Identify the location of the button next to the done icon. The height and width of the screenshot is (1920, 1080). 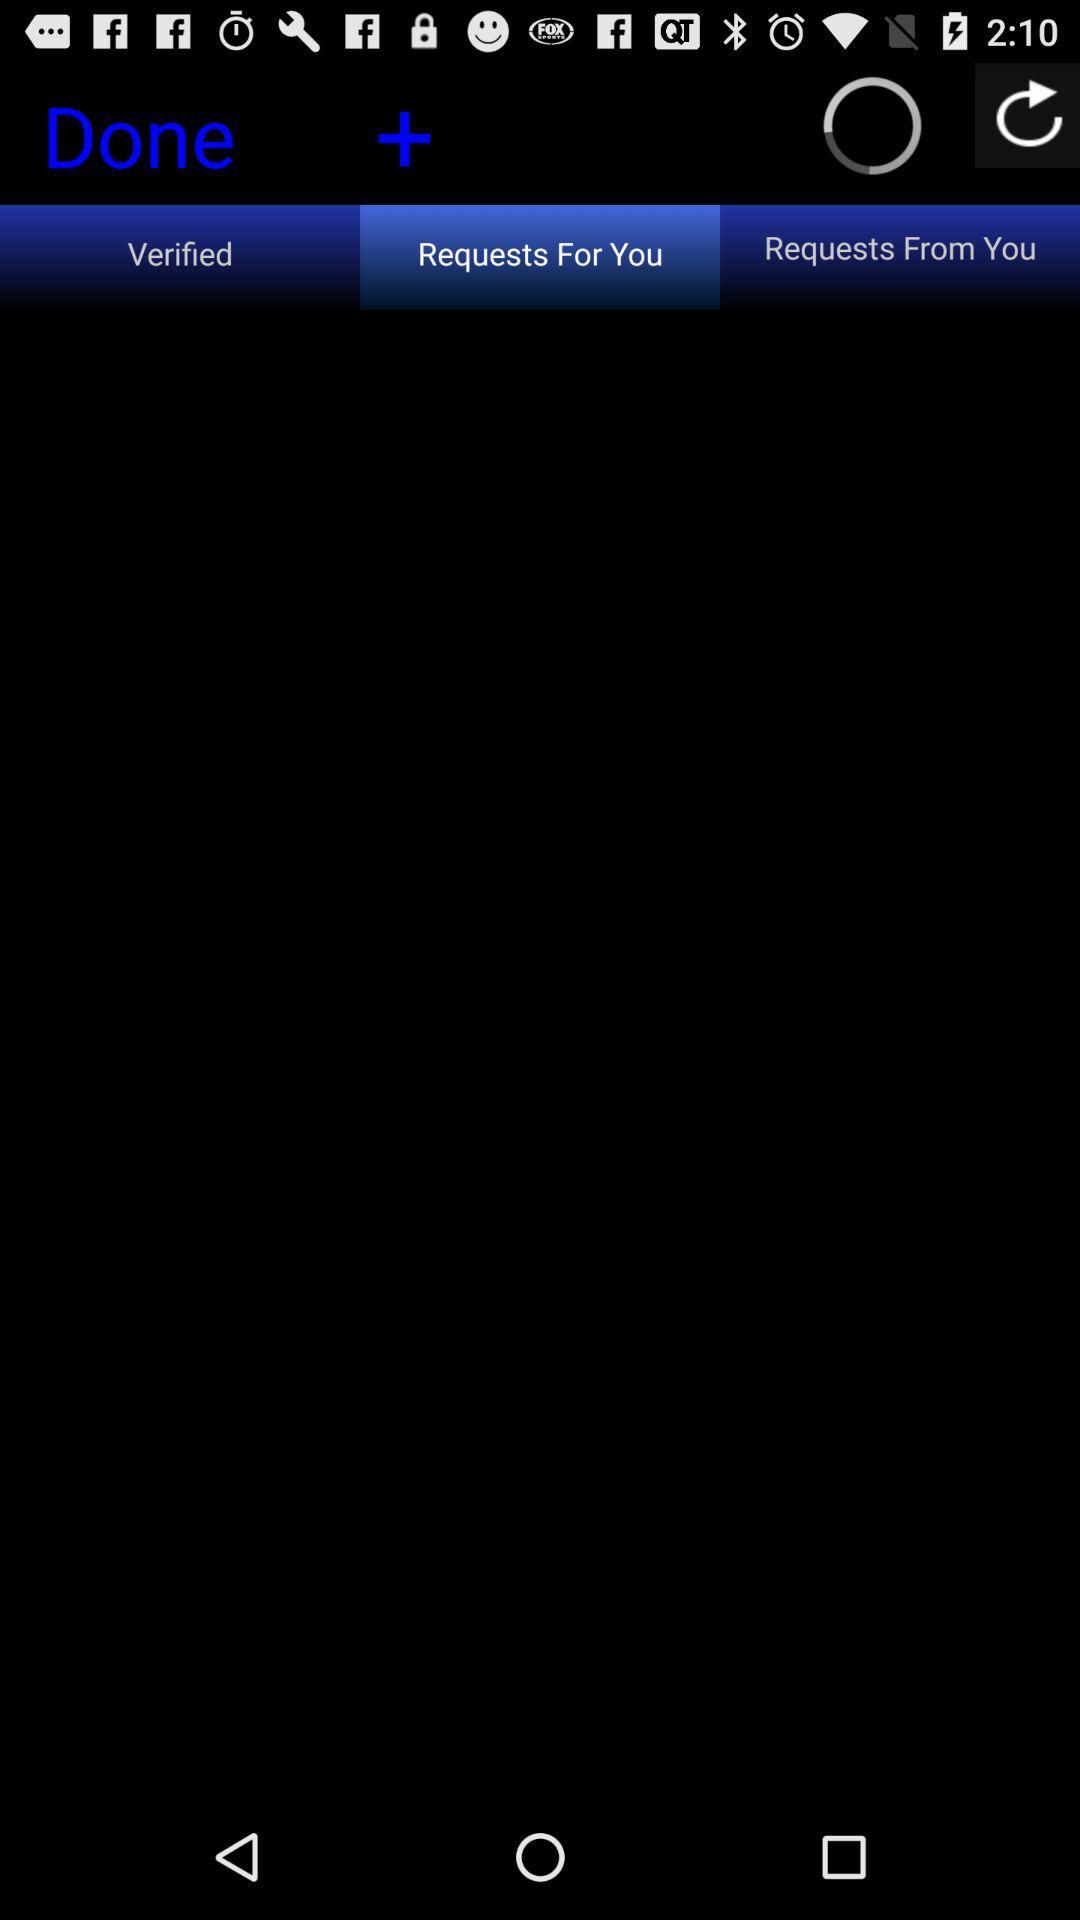
(404, 131).